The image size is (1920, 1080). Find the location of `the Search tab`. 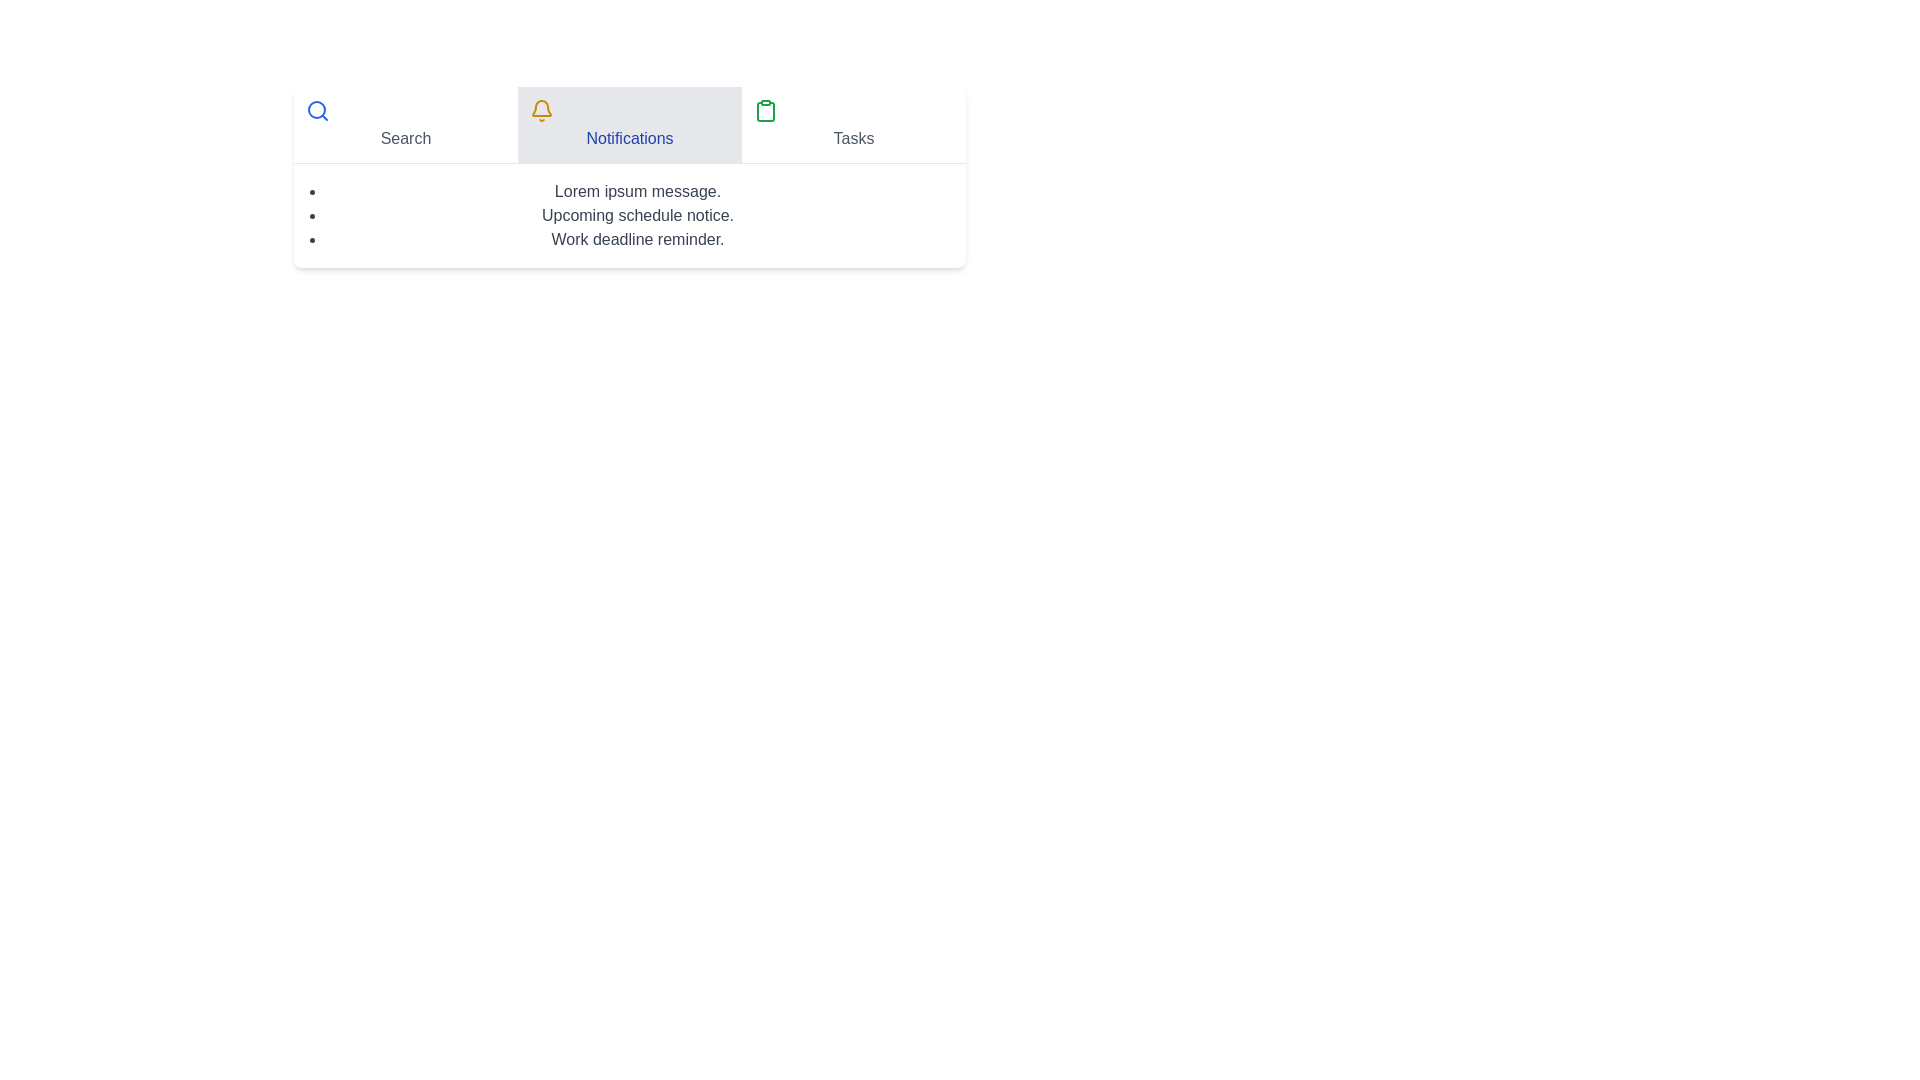

the Search tab is located at coordinates (405, 124).